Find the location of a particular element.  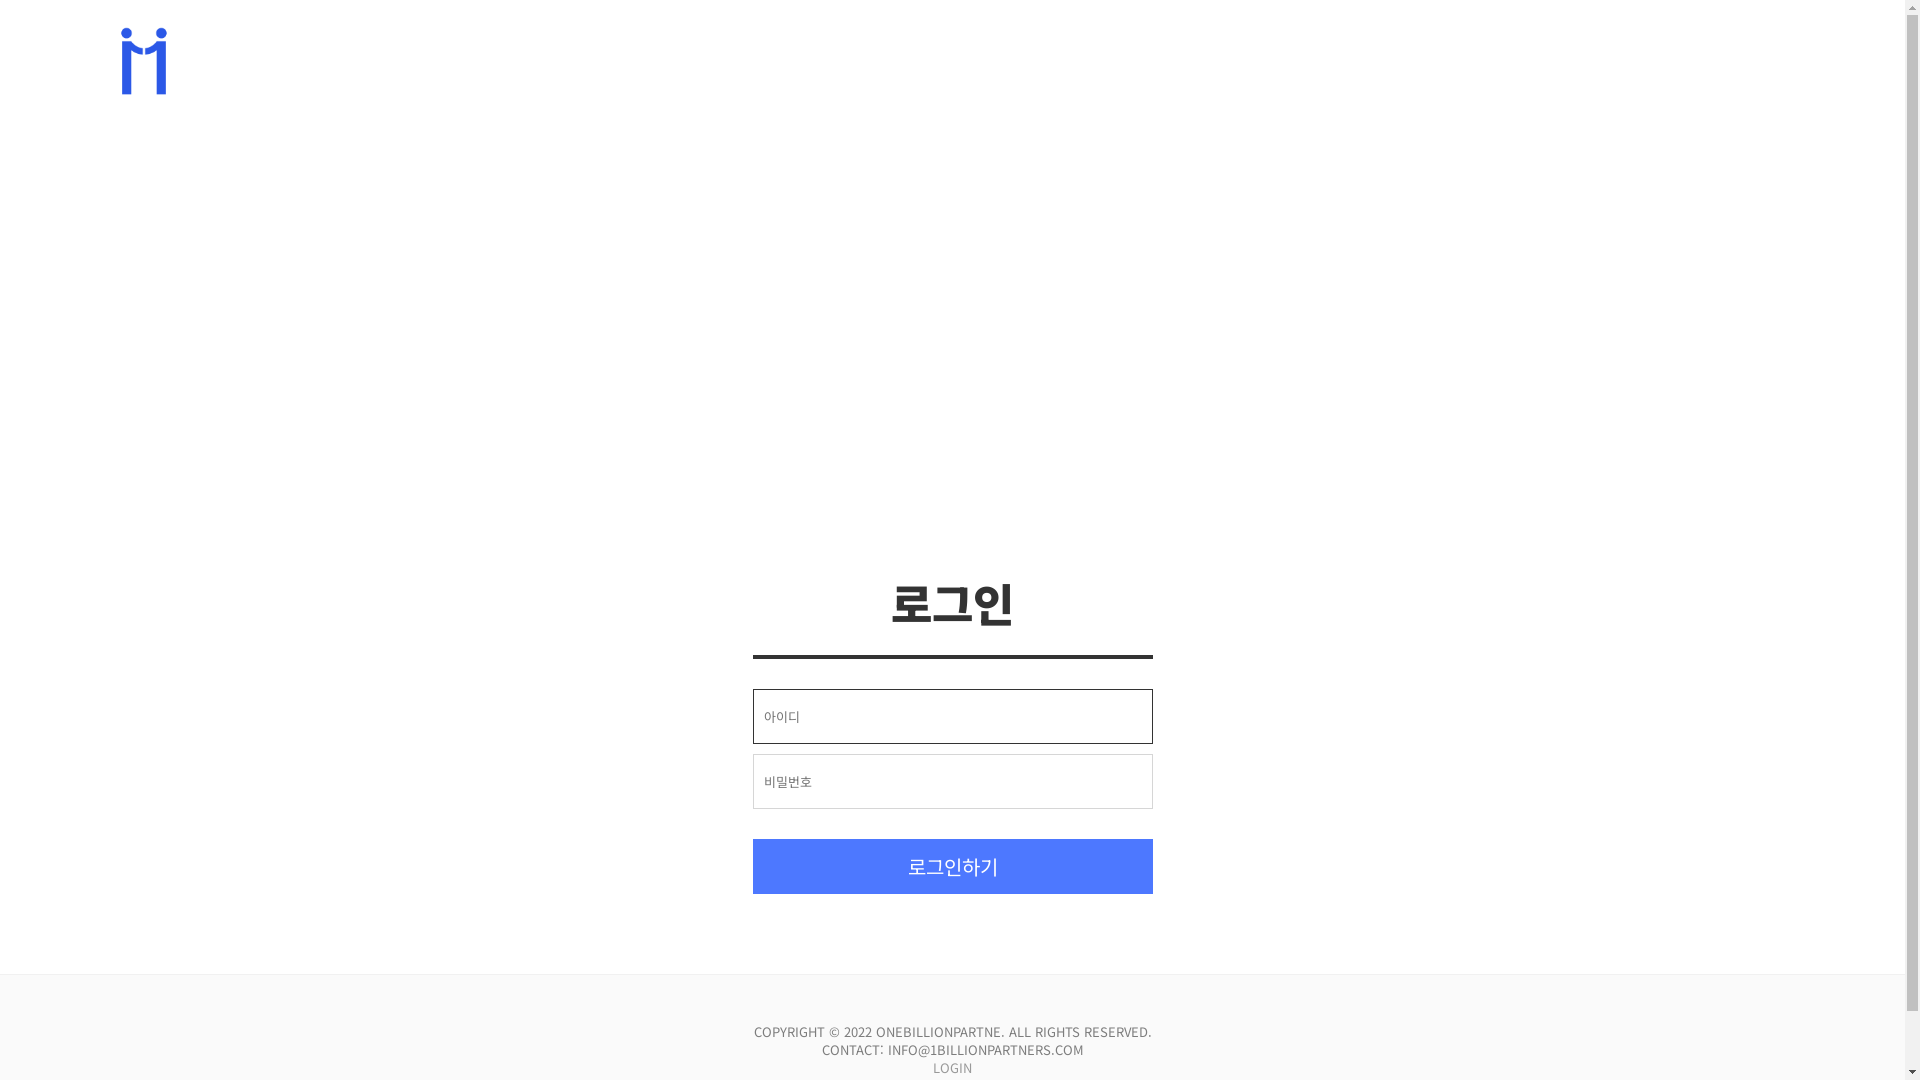

'LOGIN' is located at coordinates (951, 1066).